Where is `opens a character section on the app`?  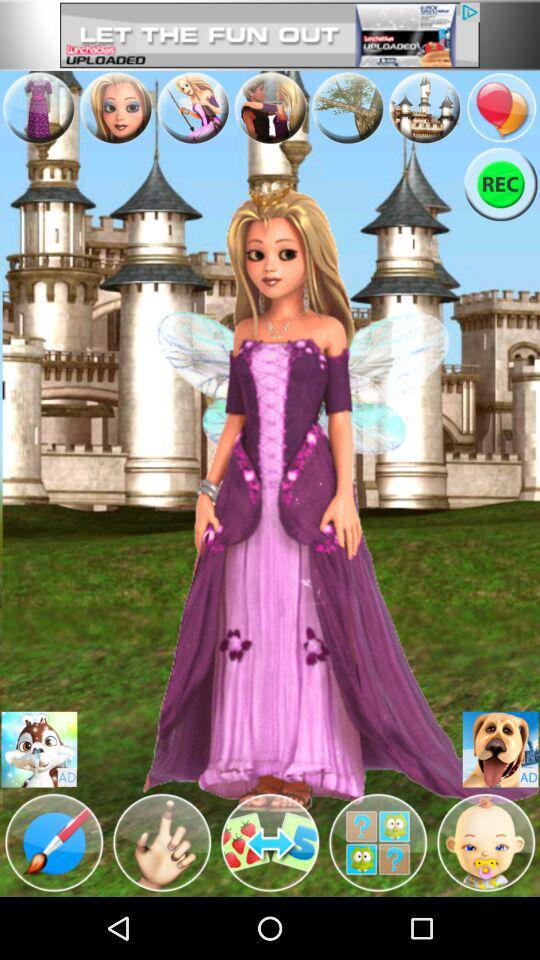
opens a character section on the app is located at coordinates (485, 841).